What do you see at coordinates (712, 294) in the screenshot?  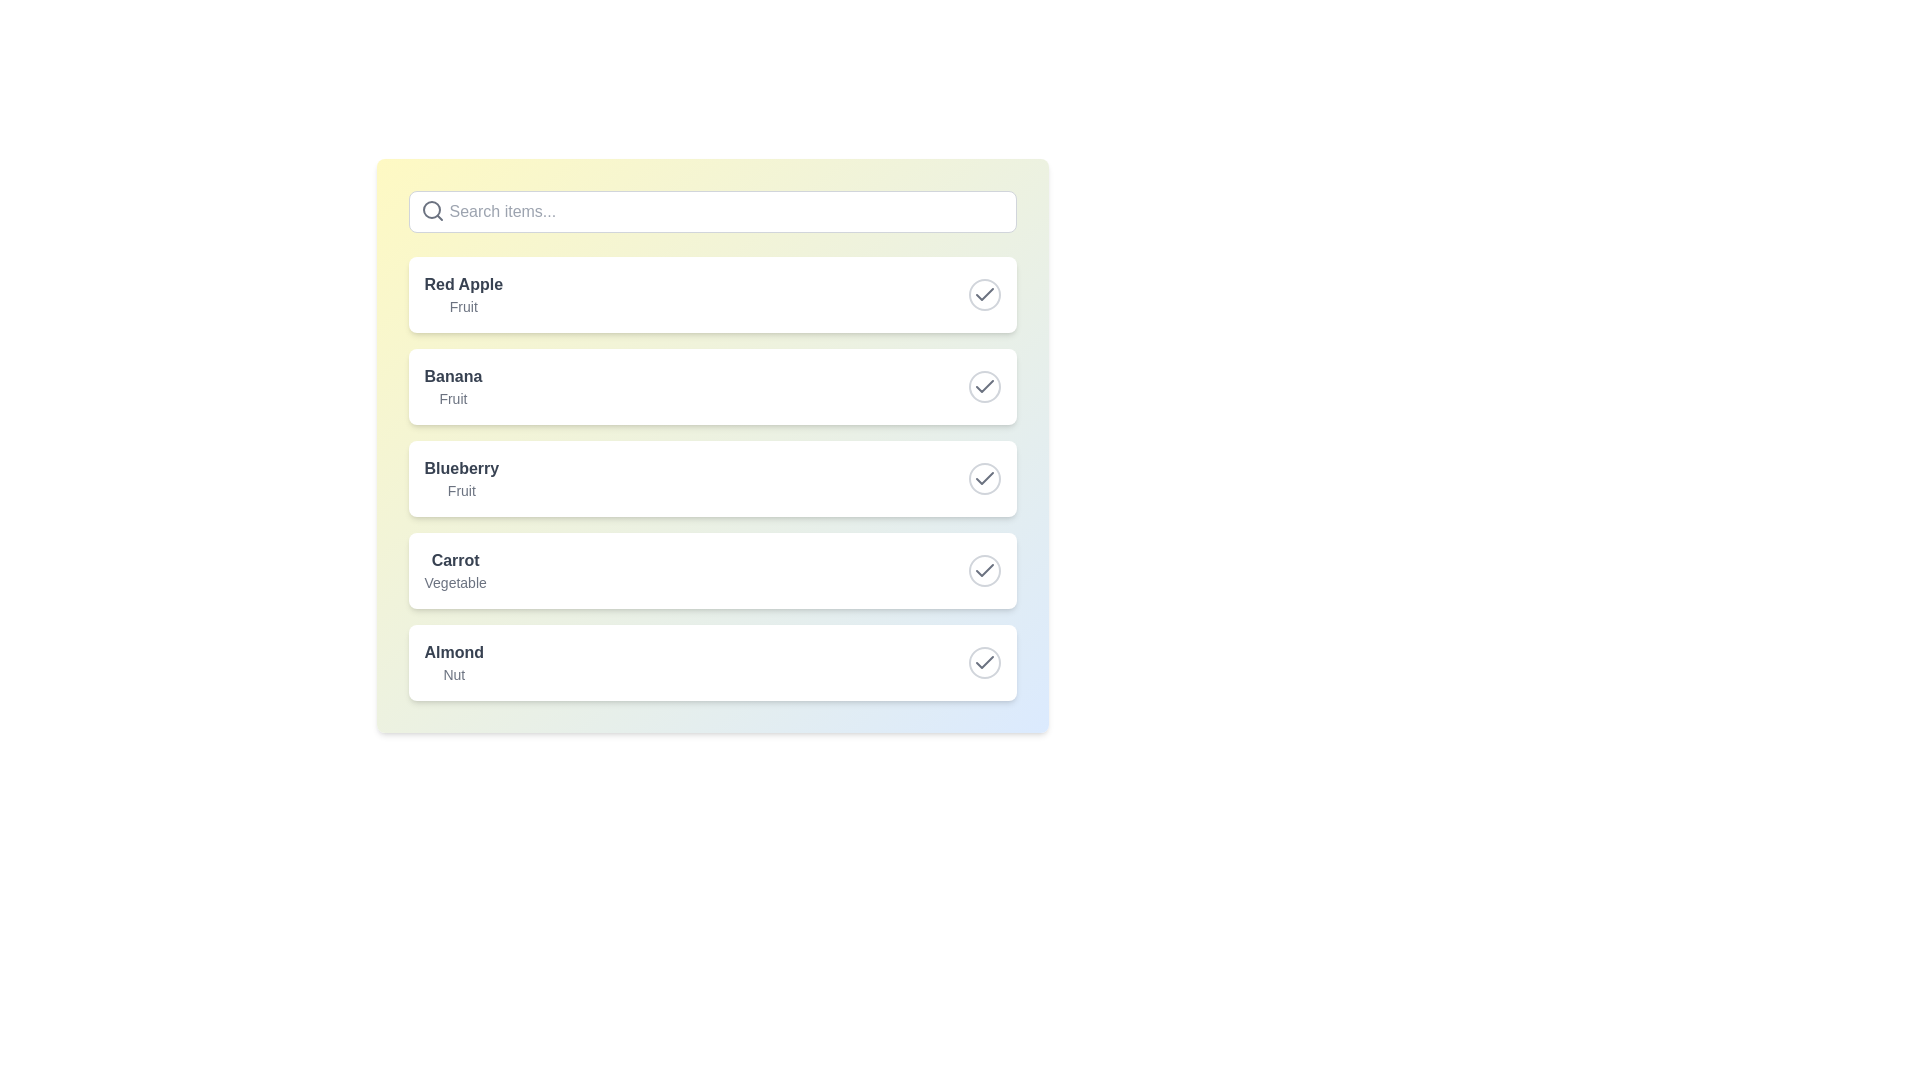 I see `to select the list item labeled 'Red Apple', which is the first item in the fruit category of the vertically arranged list` at bounding box center [712, 294].